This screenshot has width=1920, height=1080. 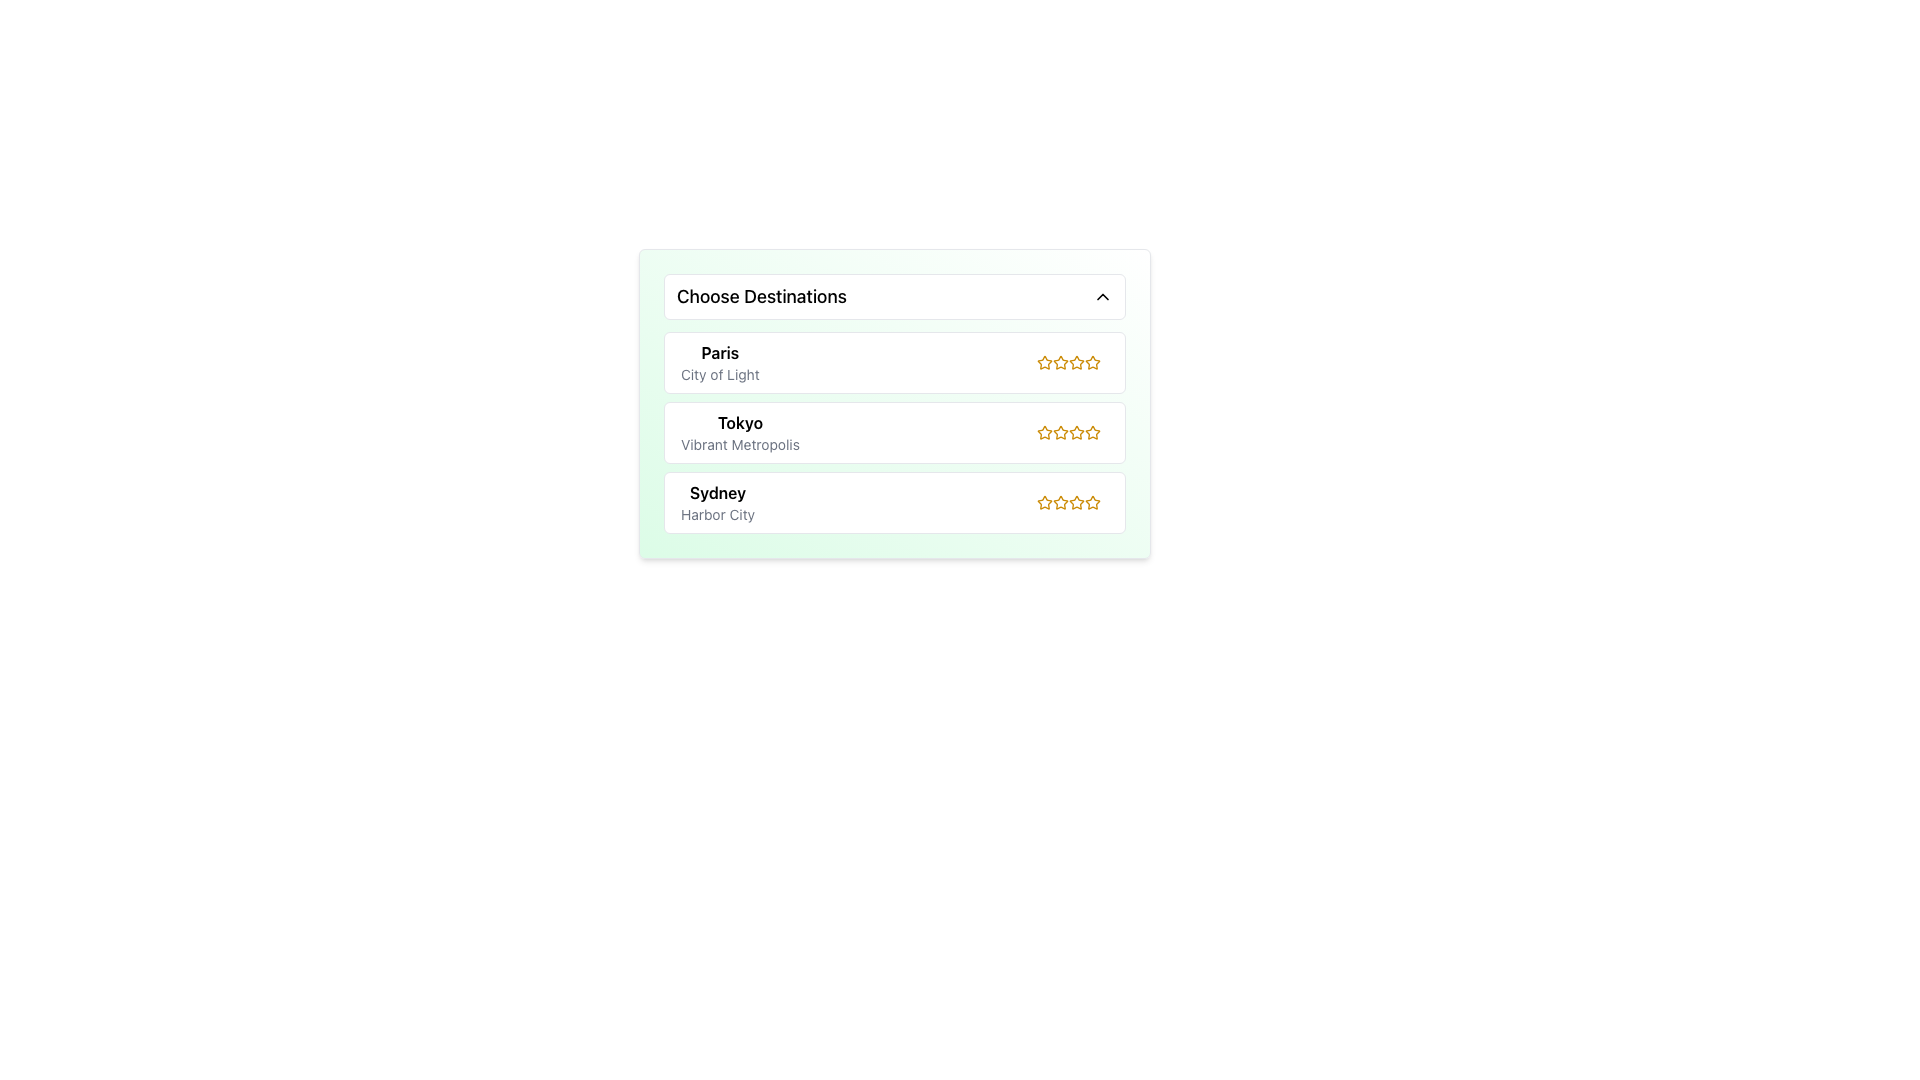 I want to click on the third star icon in the rating input for 'Paris - City of Light' to assign a rating, so click(x=1059, y=362).